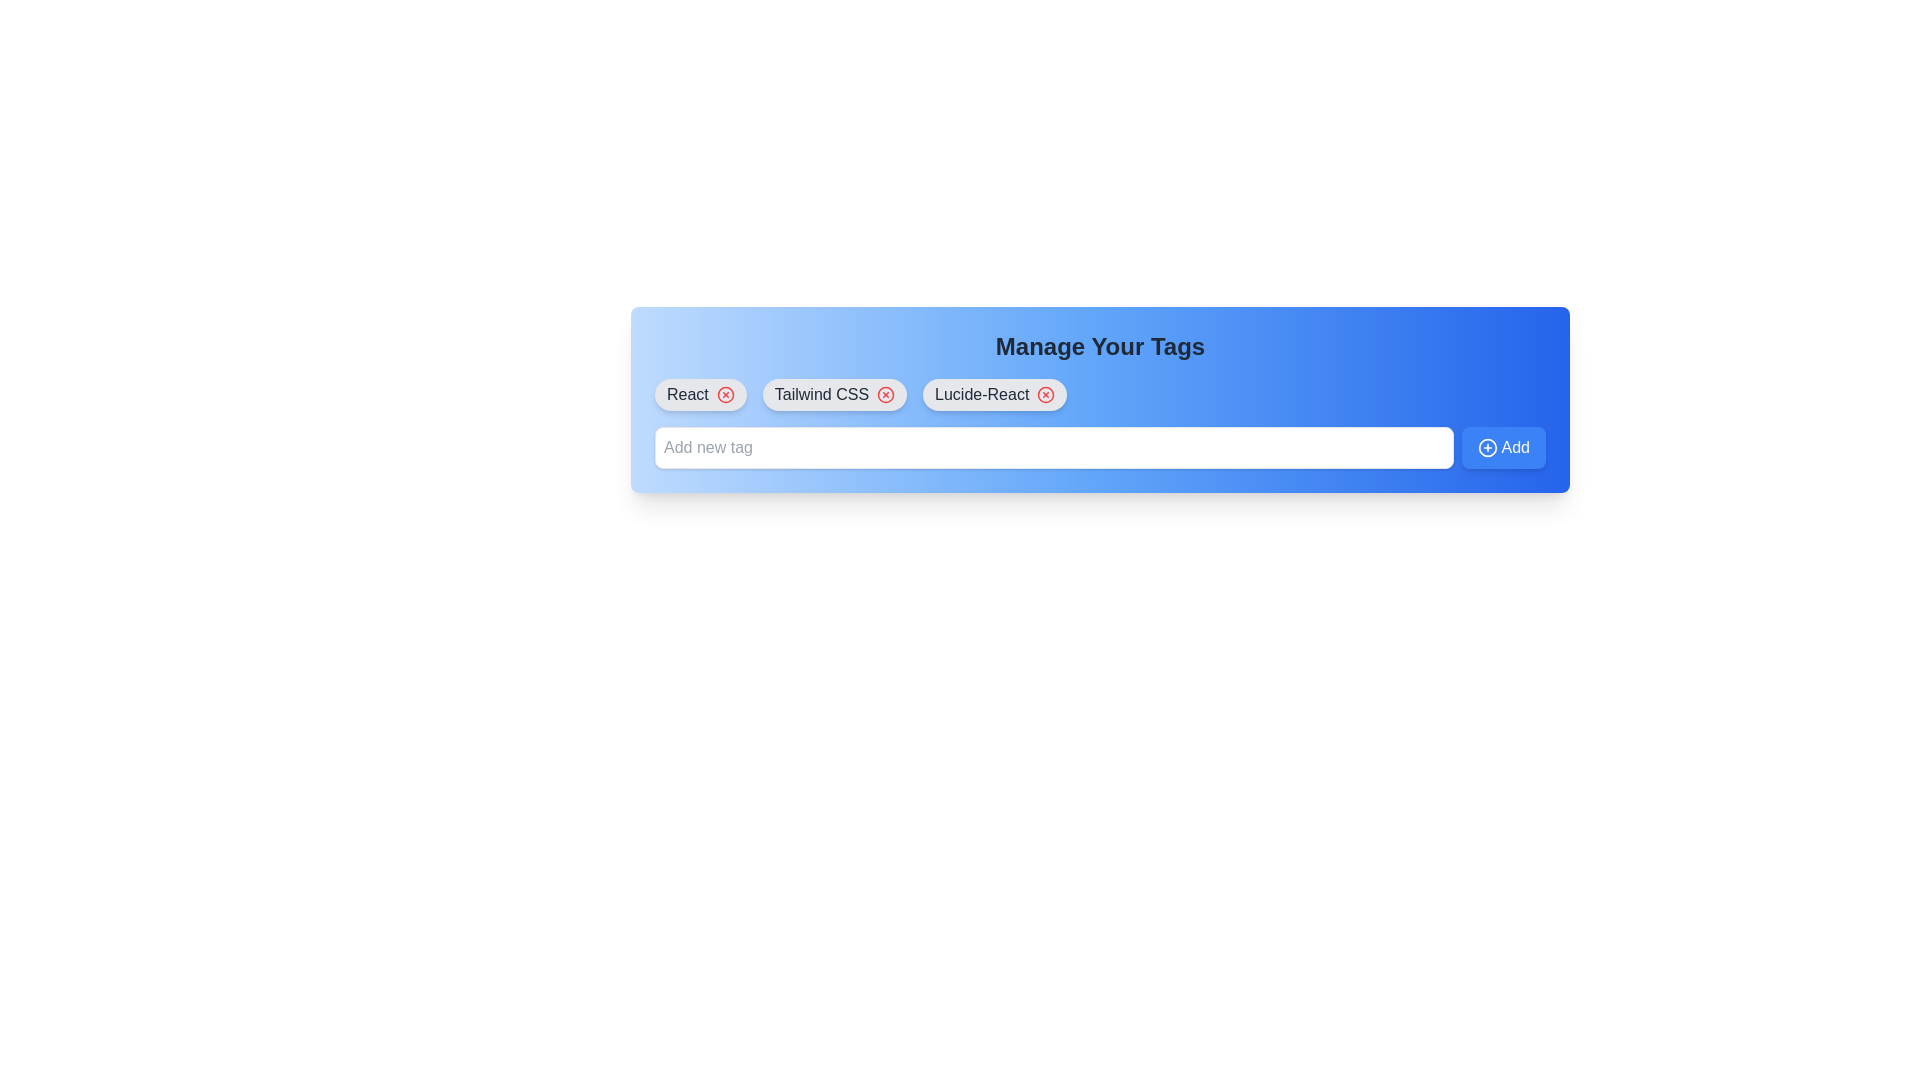 Image resolution: width=1920 pixels, height=1080 pixels. I want to click on the circular button with a red fill and white inner area, located at the right end of the 'Lucide-React' tag, so click(1045, 394).